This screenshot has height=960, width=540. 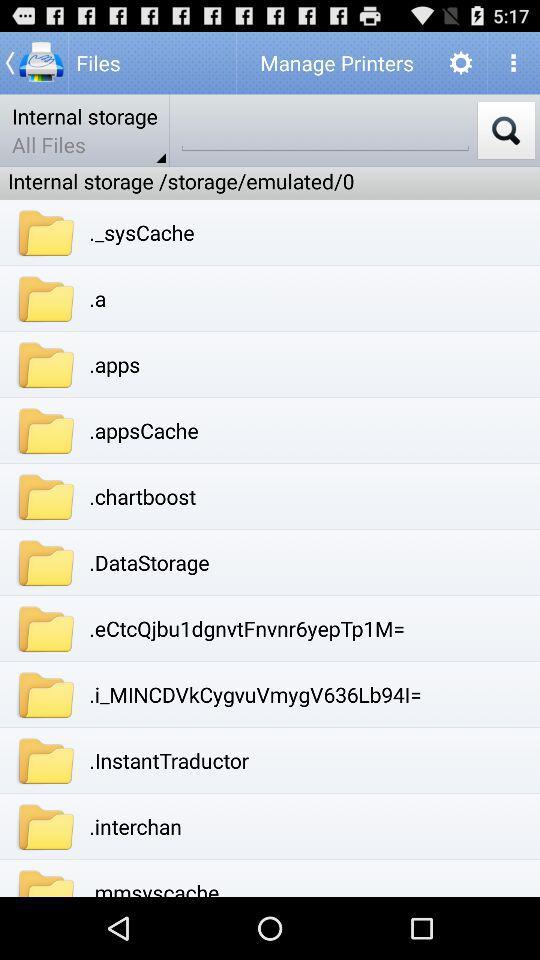 What do you see at coordinates (505, 129) in the screenshot?
I see `search` at bounding box center [505, 129].